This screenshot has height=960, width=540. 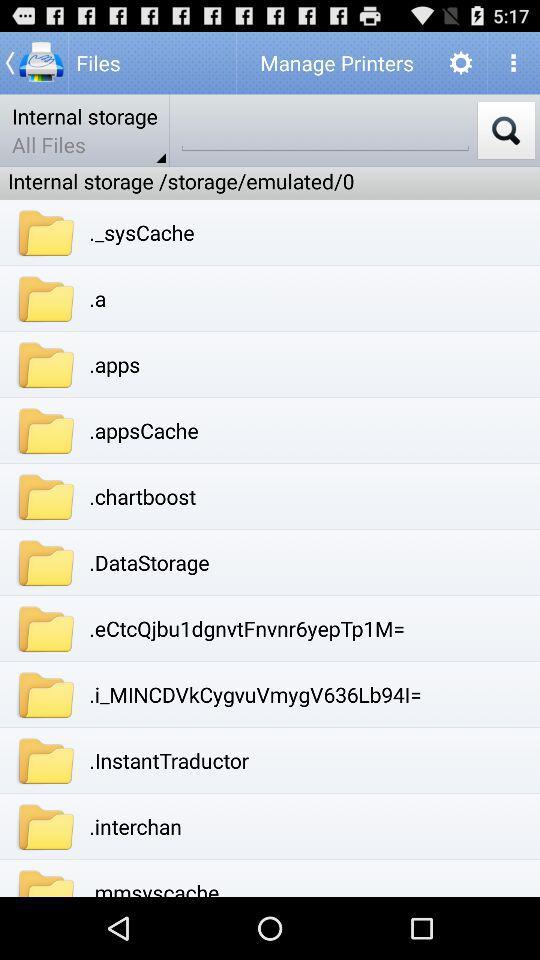 What do you see at coordinates (505, 129) in the screenshot?
I see `search` at bounding box center [505, 129].